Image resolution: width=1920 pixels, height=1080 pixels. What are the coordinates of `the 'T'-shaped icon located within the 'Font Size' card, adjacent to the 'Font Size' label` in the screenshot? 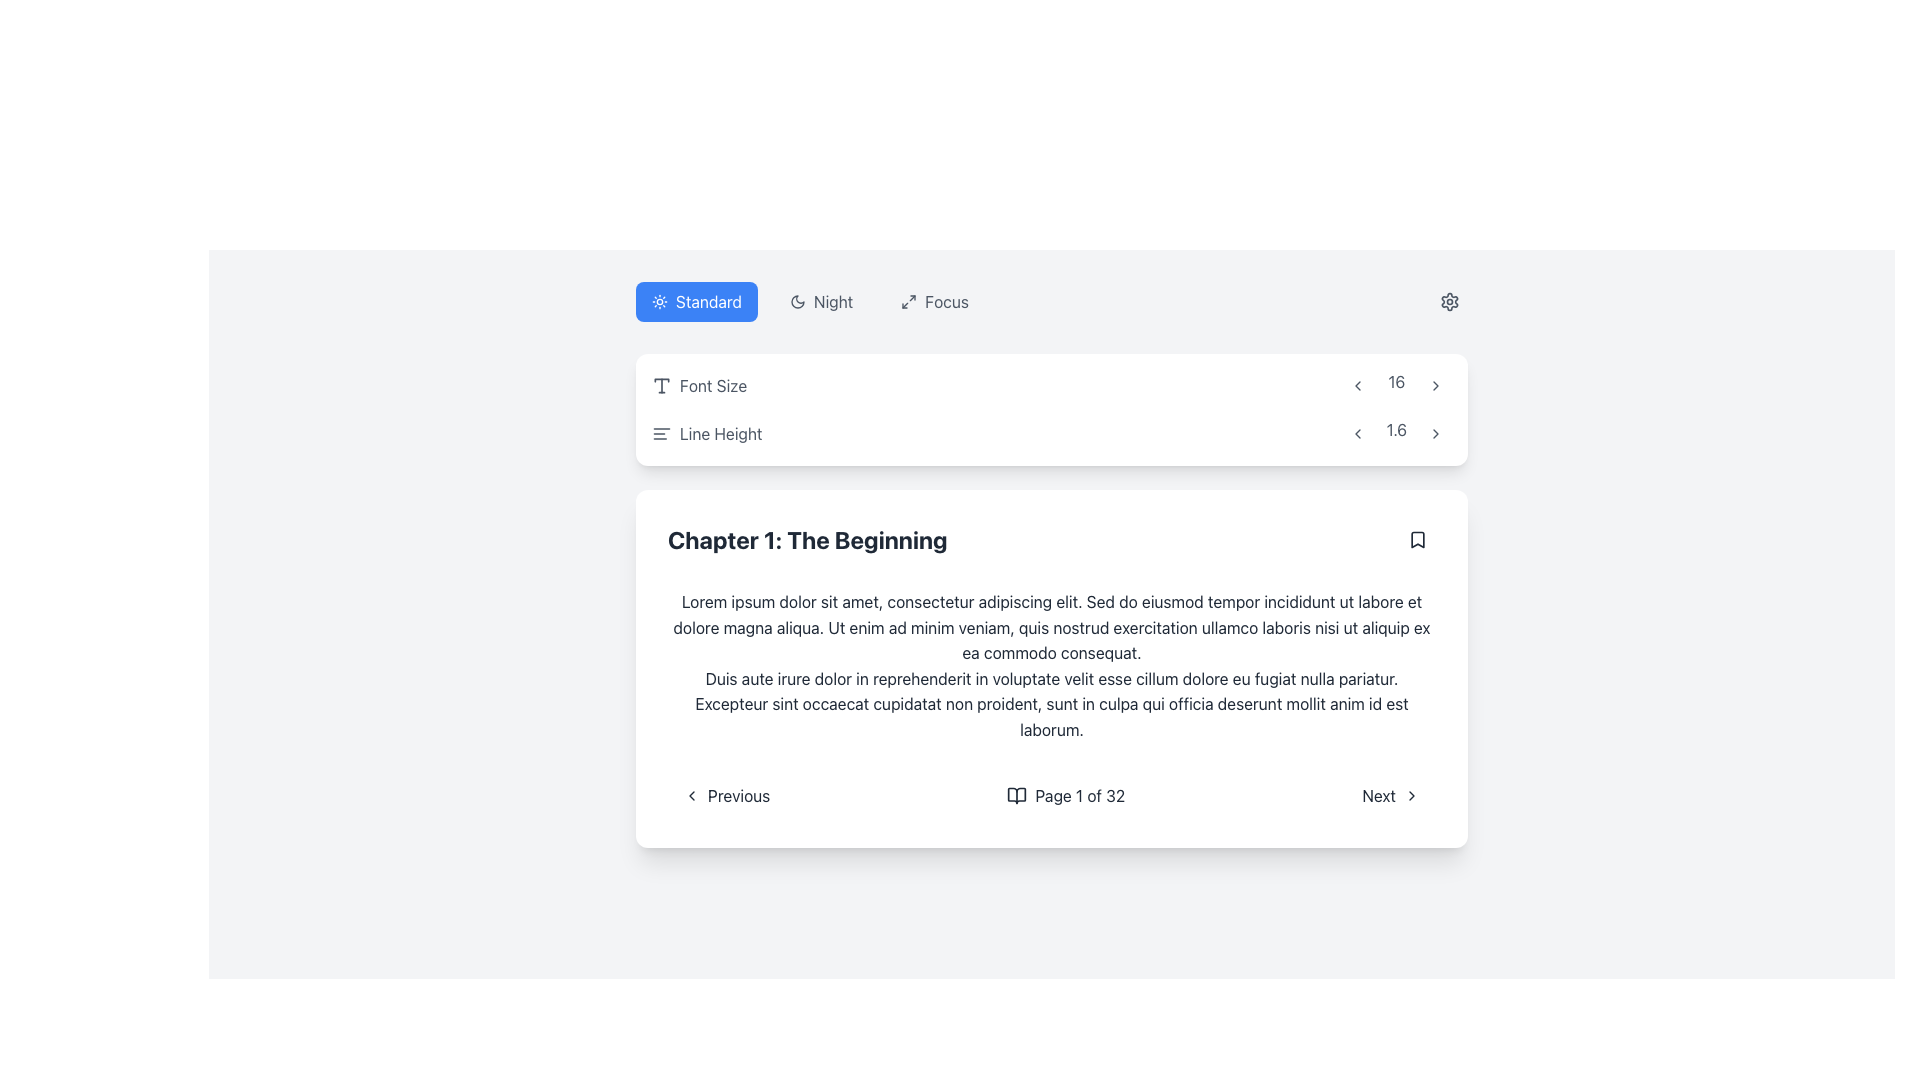 It's located at (662, 385).